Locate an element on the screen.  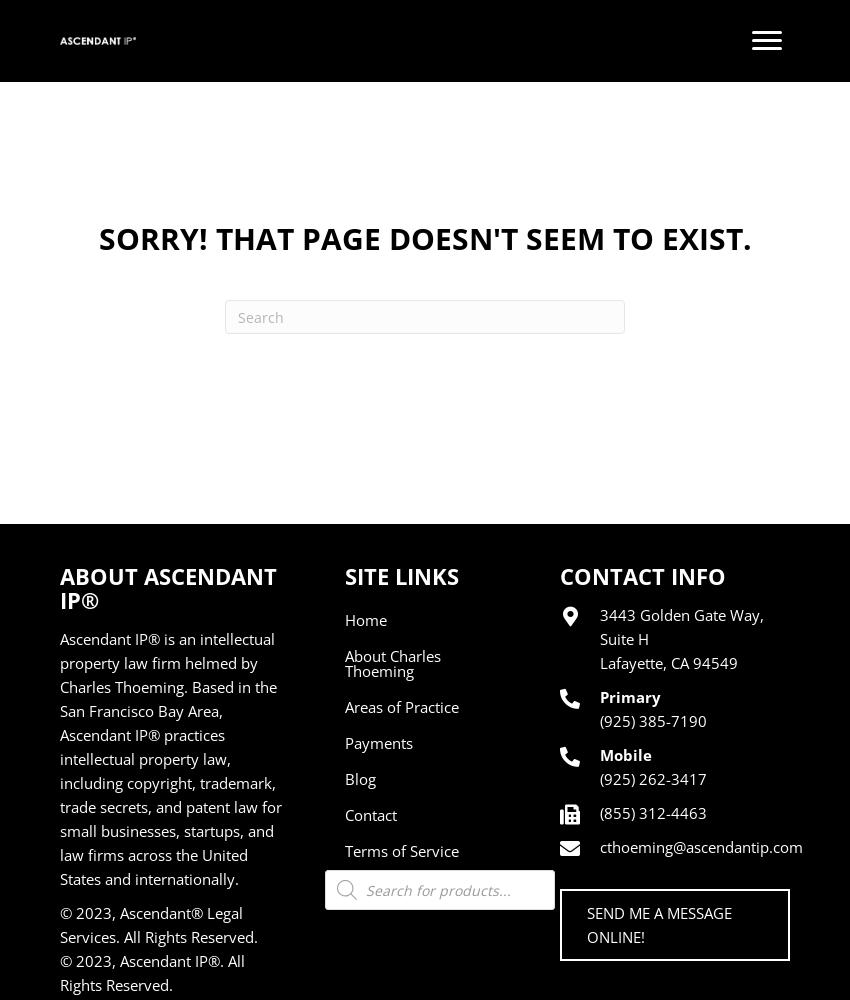
'3443 Golden Gate Way, Suite H' is located at coordinates (681, 627).